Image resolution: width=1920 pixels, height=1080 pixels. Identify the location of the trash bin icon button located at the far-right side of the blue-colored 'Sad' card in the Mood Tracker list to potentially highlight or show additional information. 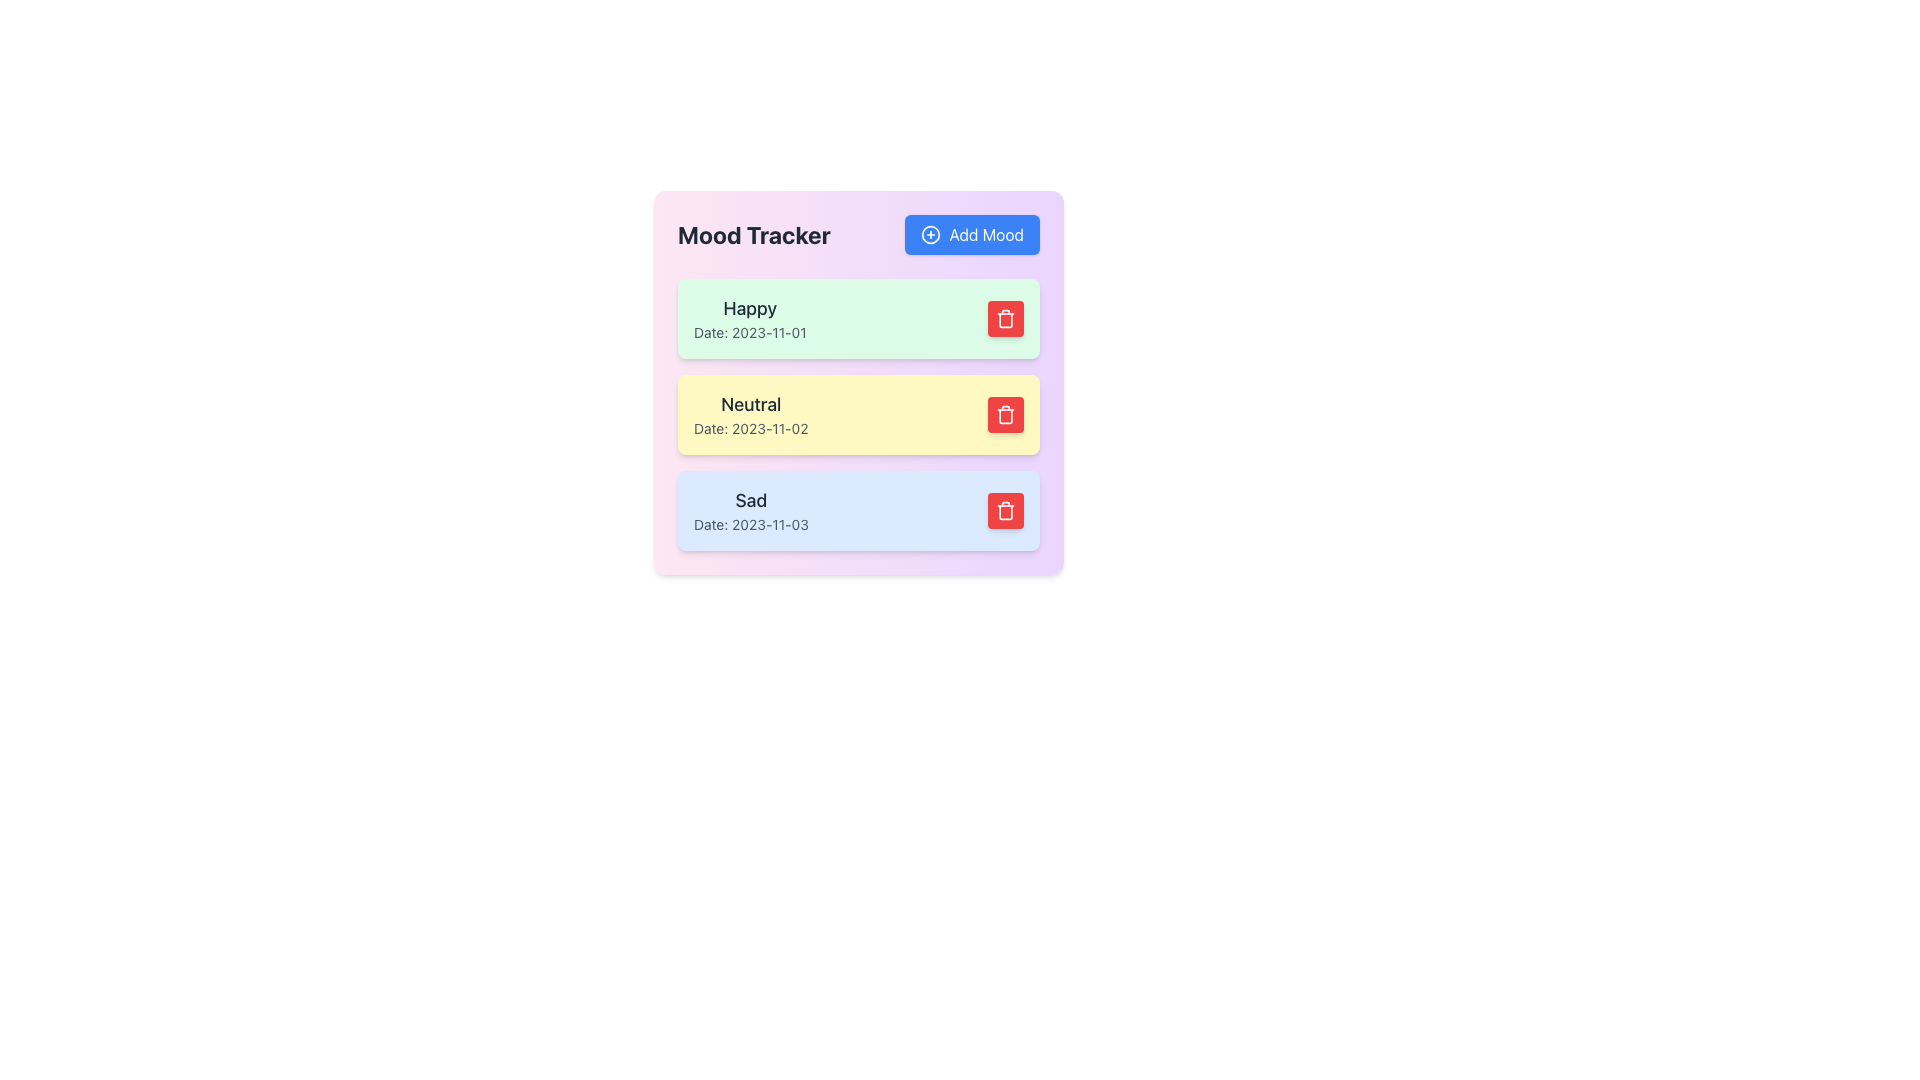
(1006, 509).